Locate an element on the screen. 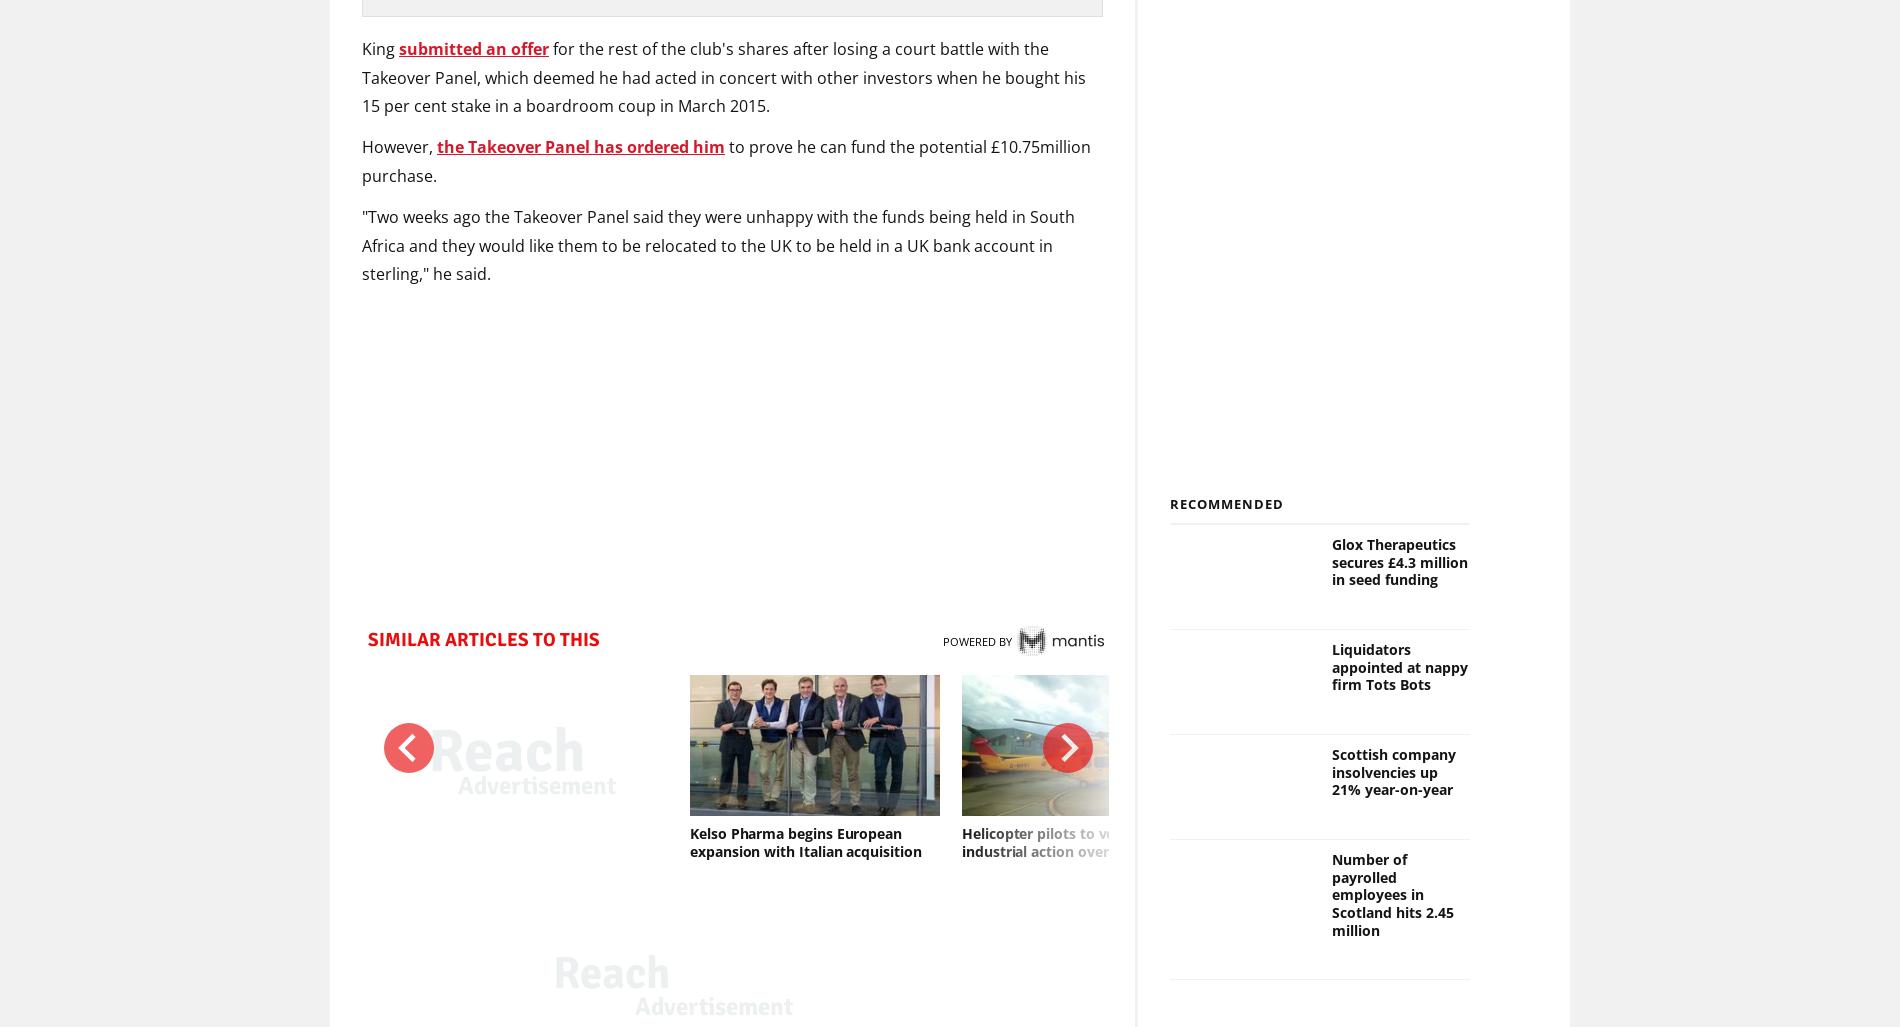  'submitted an offer' is located at coordinates (473, 47).